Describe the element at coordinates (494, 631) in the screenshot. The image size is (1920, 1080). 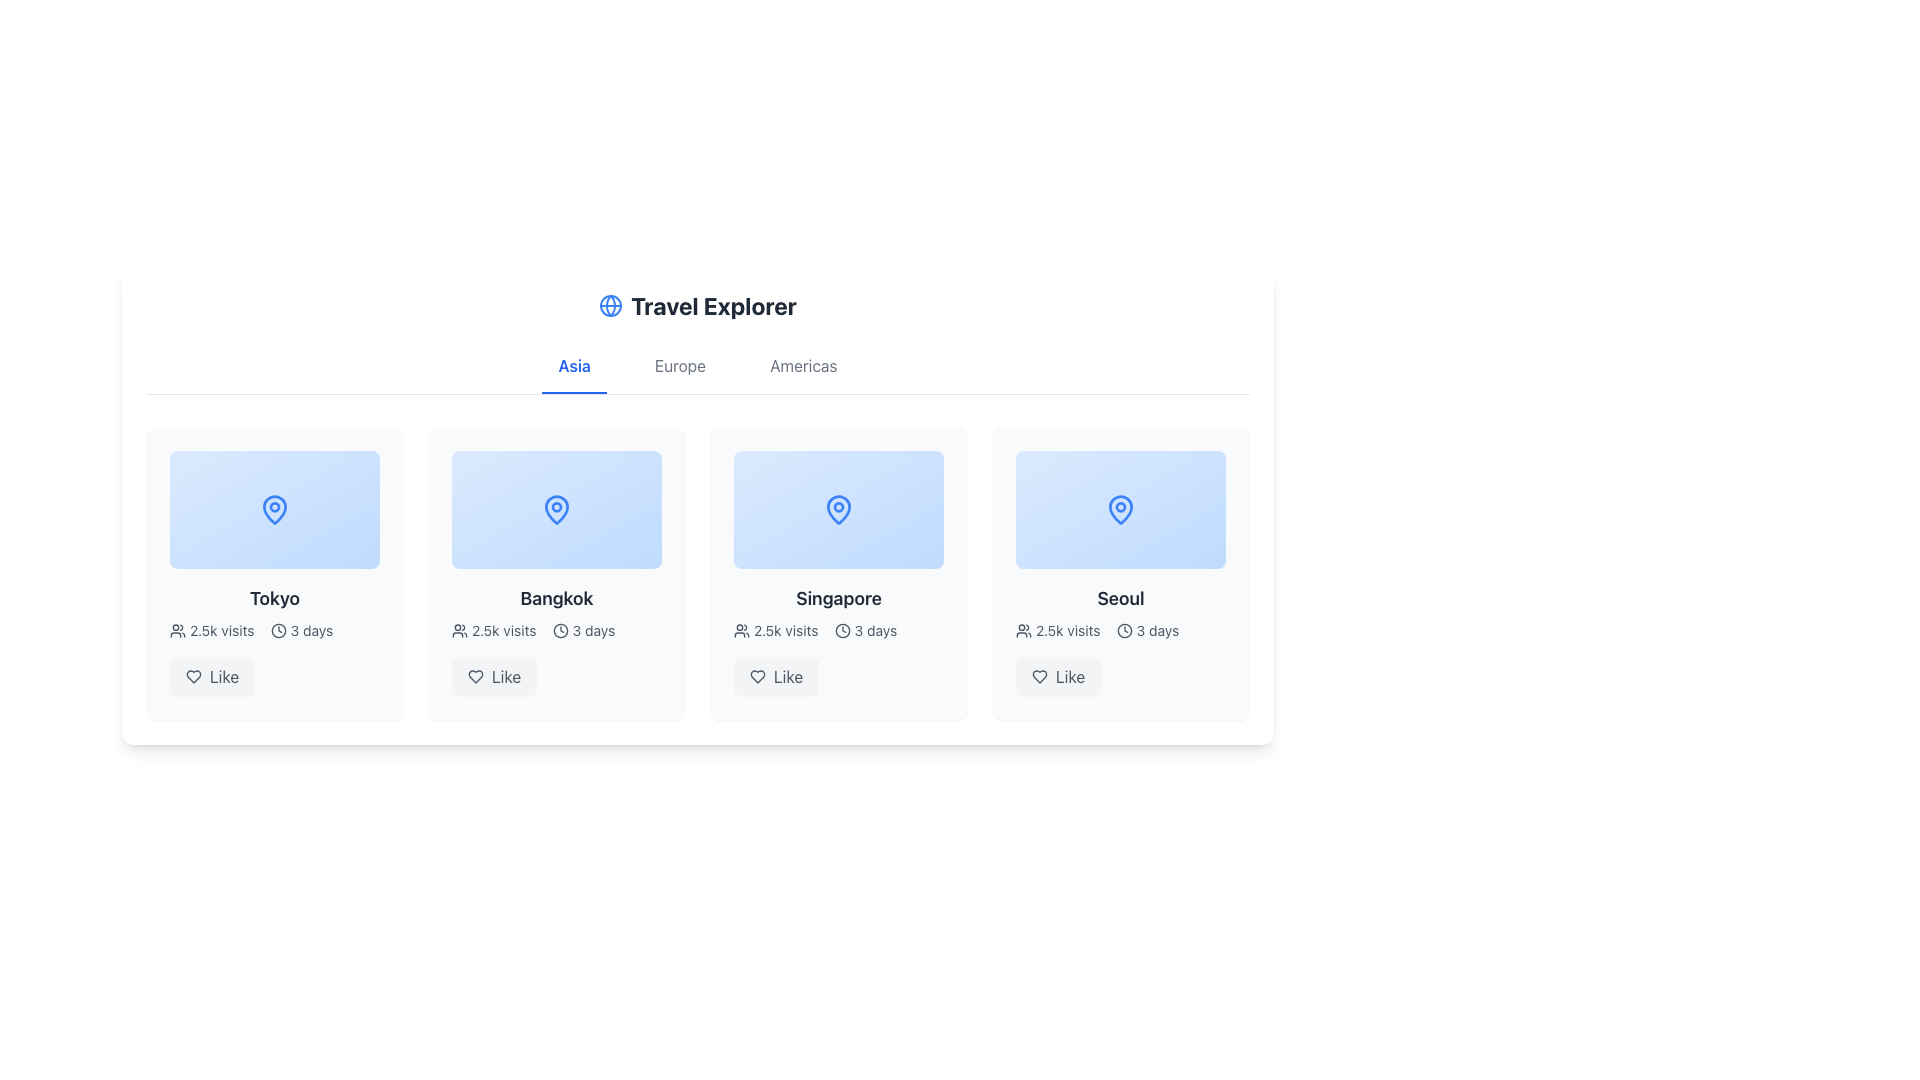
I see `the static informational label indicating the visitation metric for the item related to 'Bangkok', which is located in the second card below the main title and above the time information` at that location.